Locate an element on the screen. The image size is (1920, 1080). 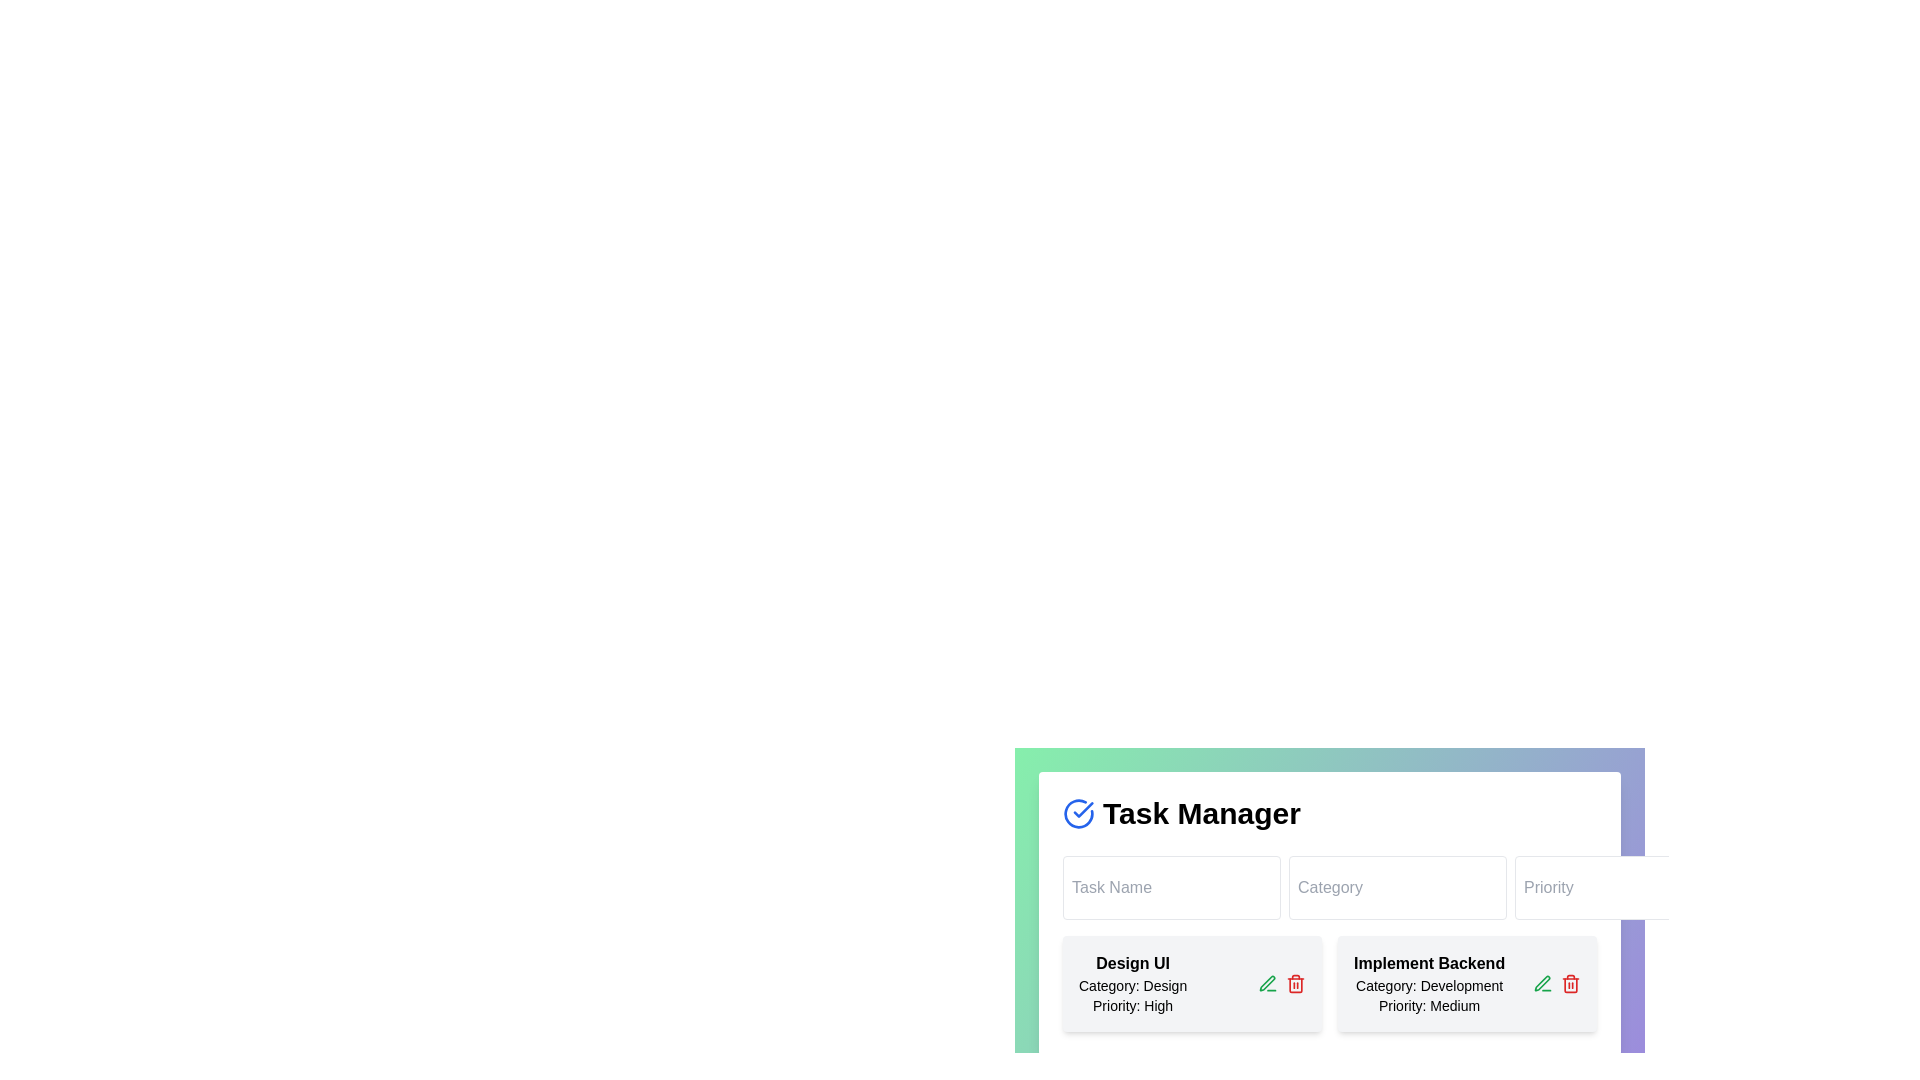
the text input field labeled 'Category' to focus on it is located at coordinates (1329, 886).